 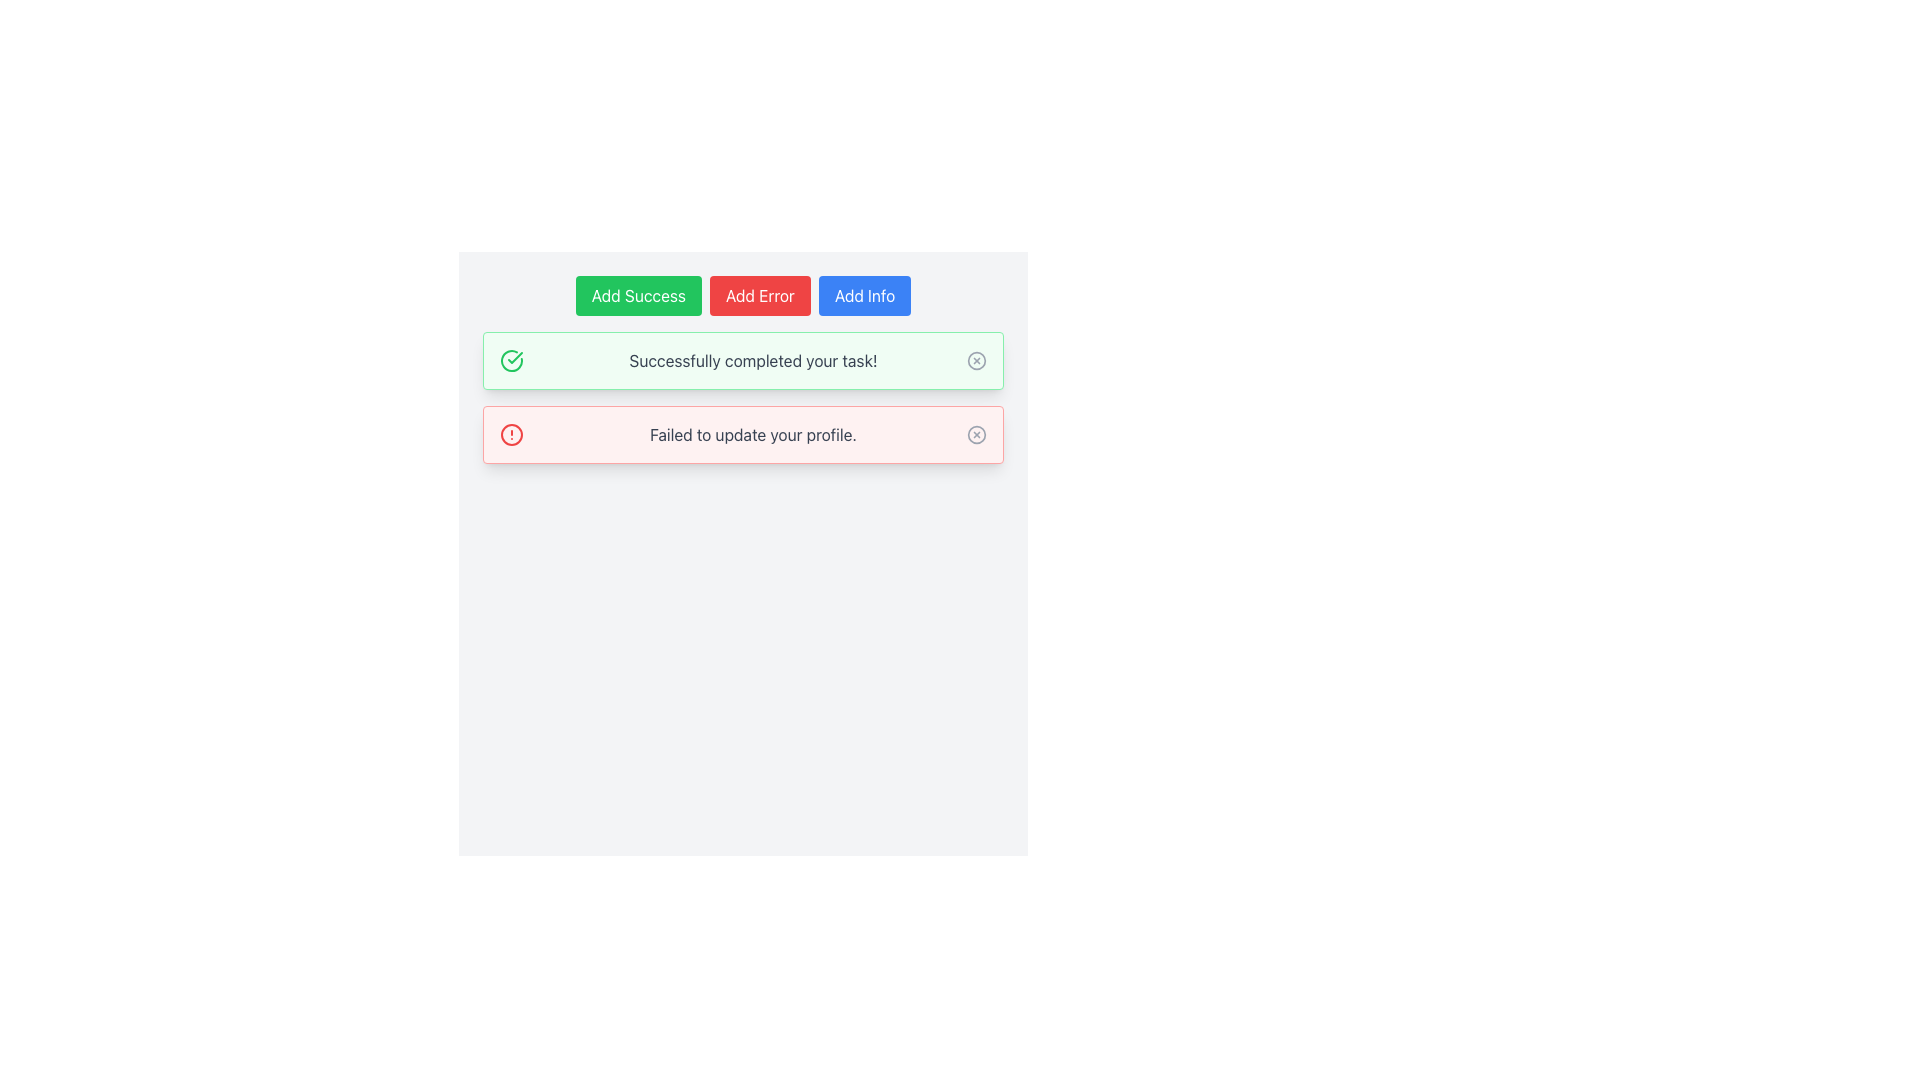 What do you see at coordinates (637, 296) in the screenshot?
I see `the success button located at the top section of the interface` at bounding box center [637, 296].